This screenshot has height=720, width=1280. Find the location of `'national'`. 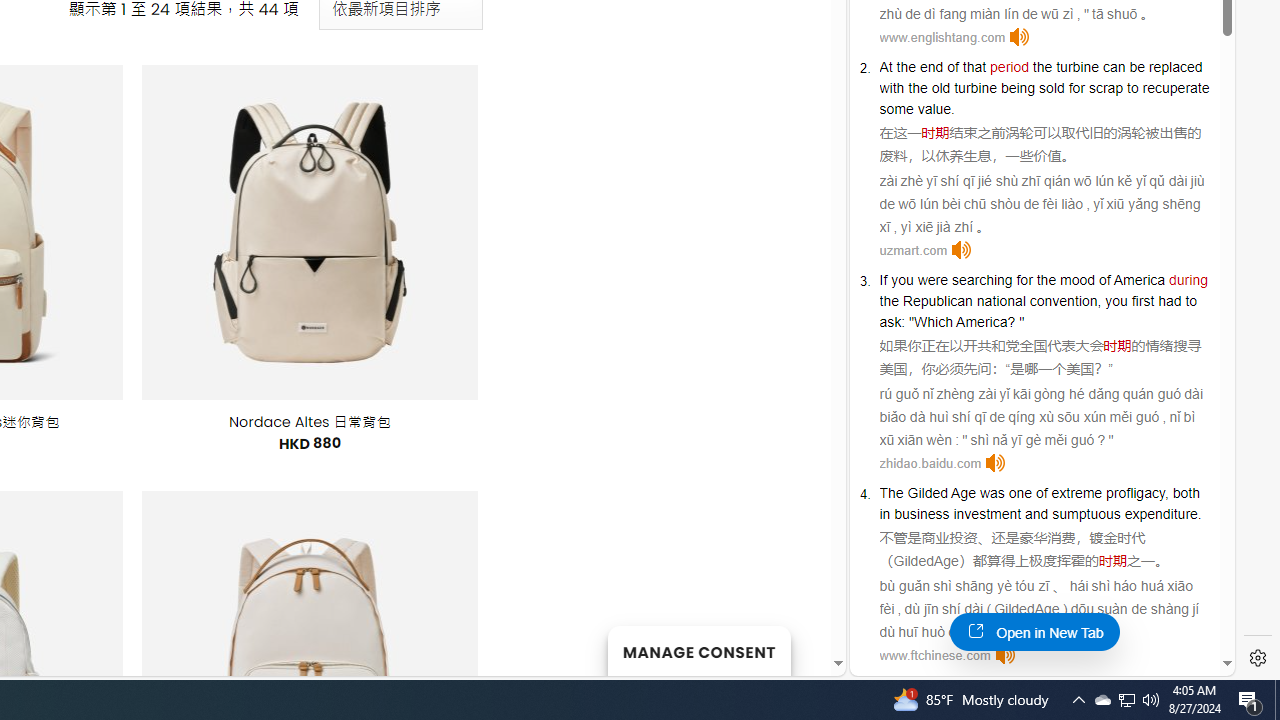

'national' is located at coordinates (1000, 300).